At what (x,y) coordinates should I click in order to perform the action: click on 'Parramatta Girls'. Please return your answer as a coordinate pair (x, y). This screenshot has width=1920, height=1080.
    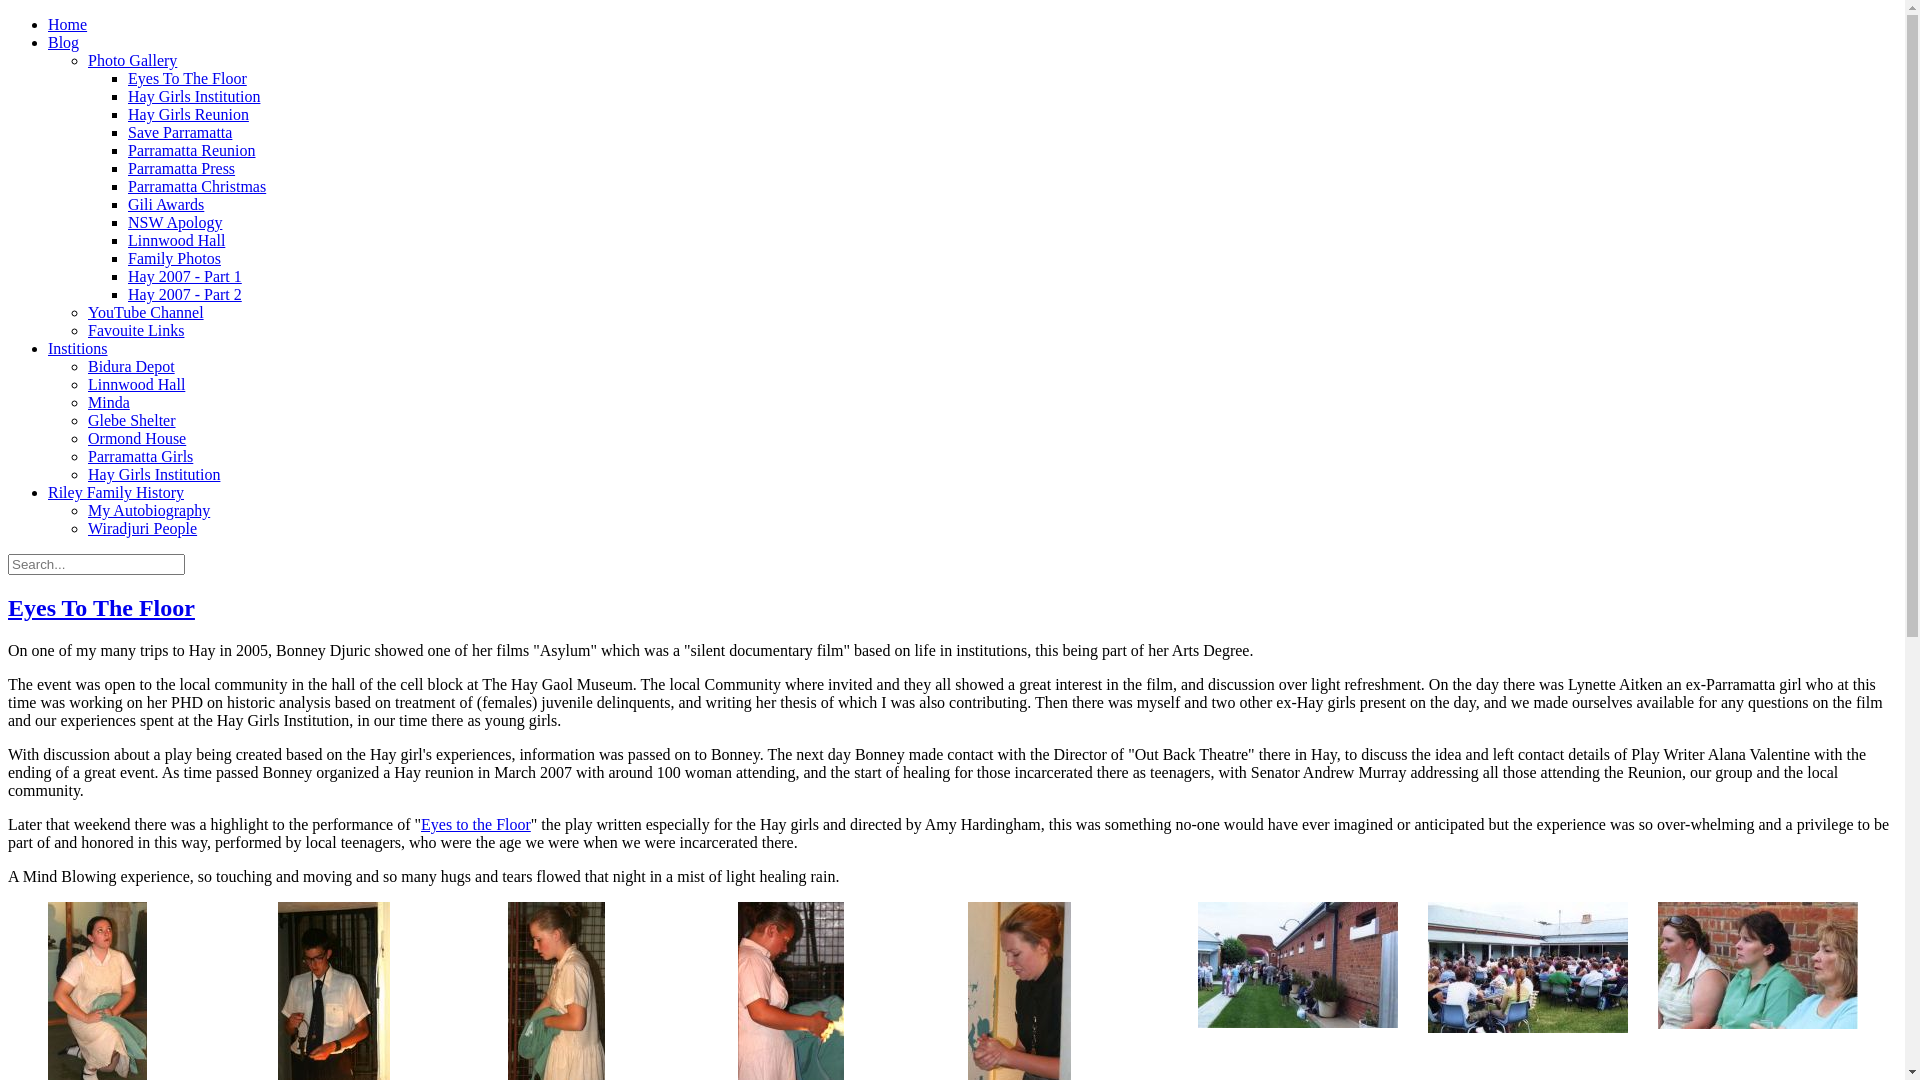
    Looking at the image, I should click on (139, 456).